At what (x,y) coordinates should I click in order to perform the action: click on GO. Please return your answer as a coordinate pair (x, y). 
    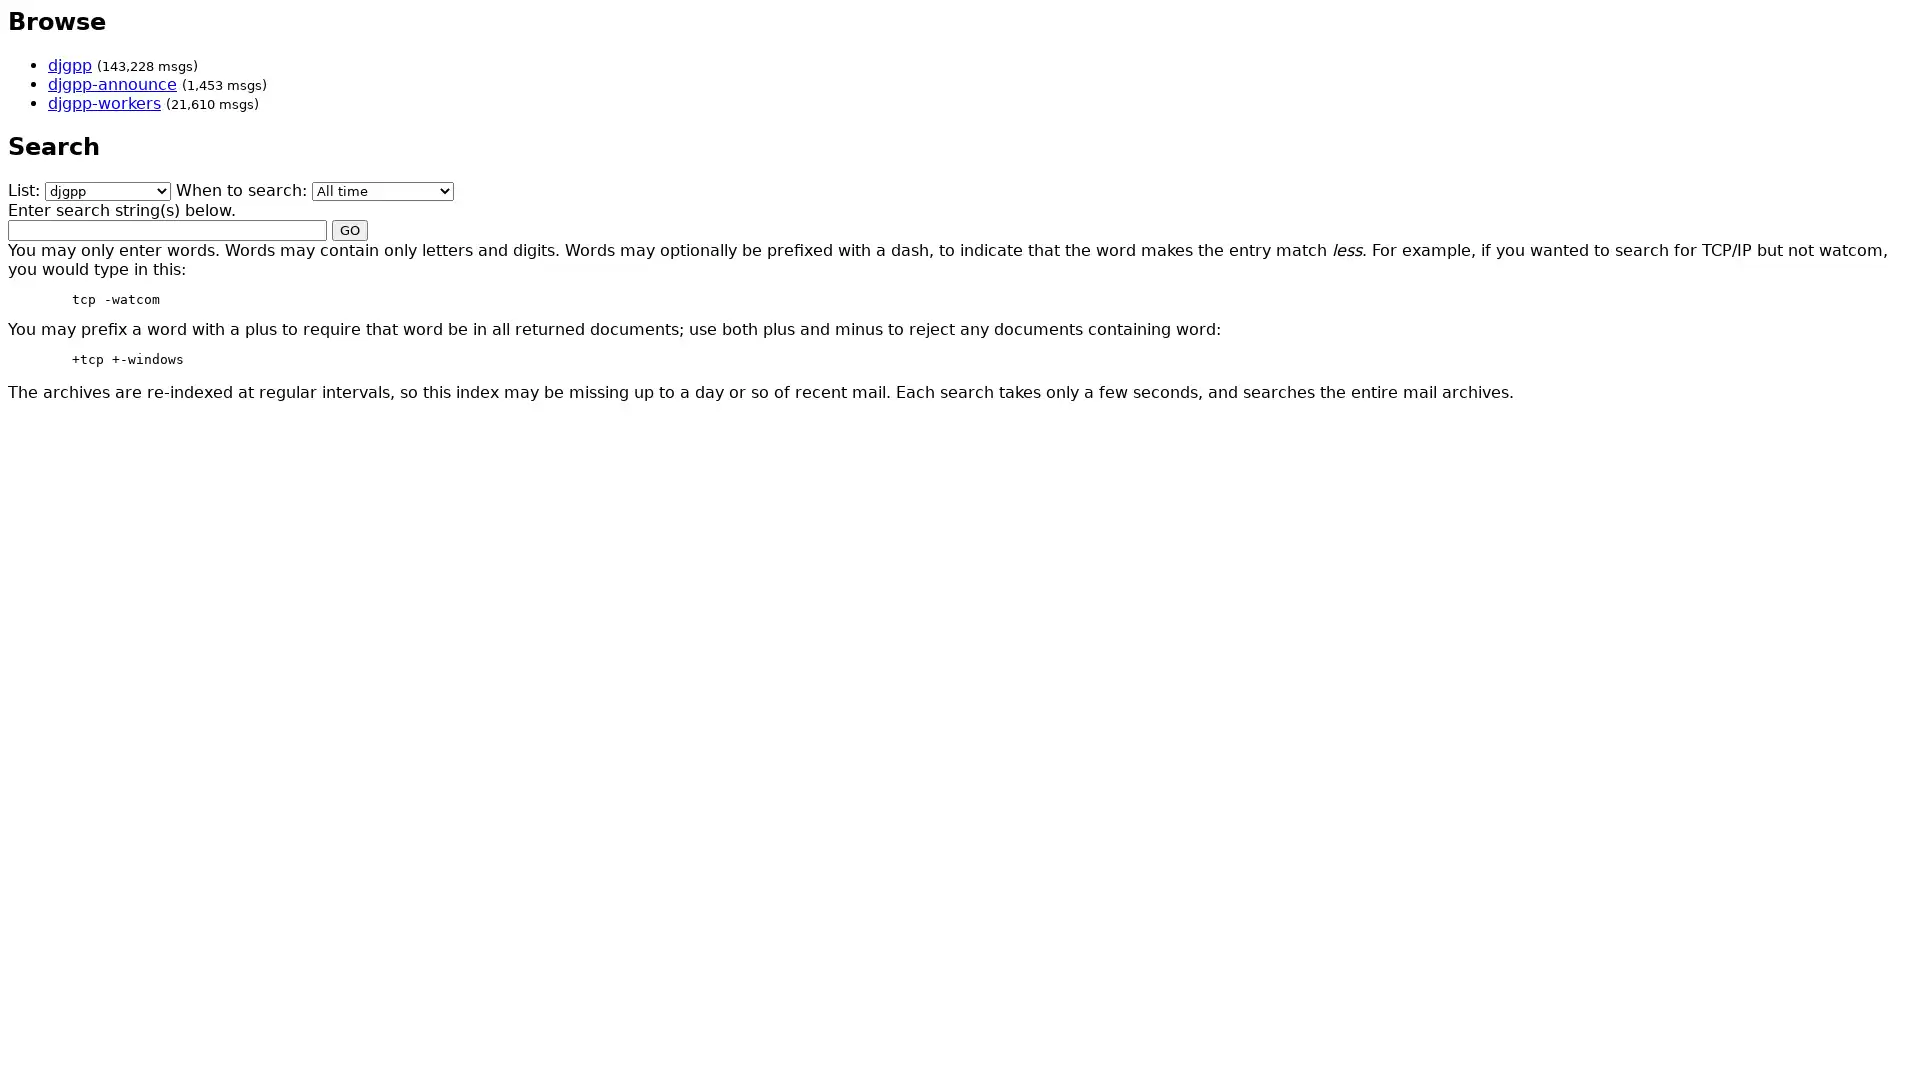
    Looking at the image, I should click on (350, 228).